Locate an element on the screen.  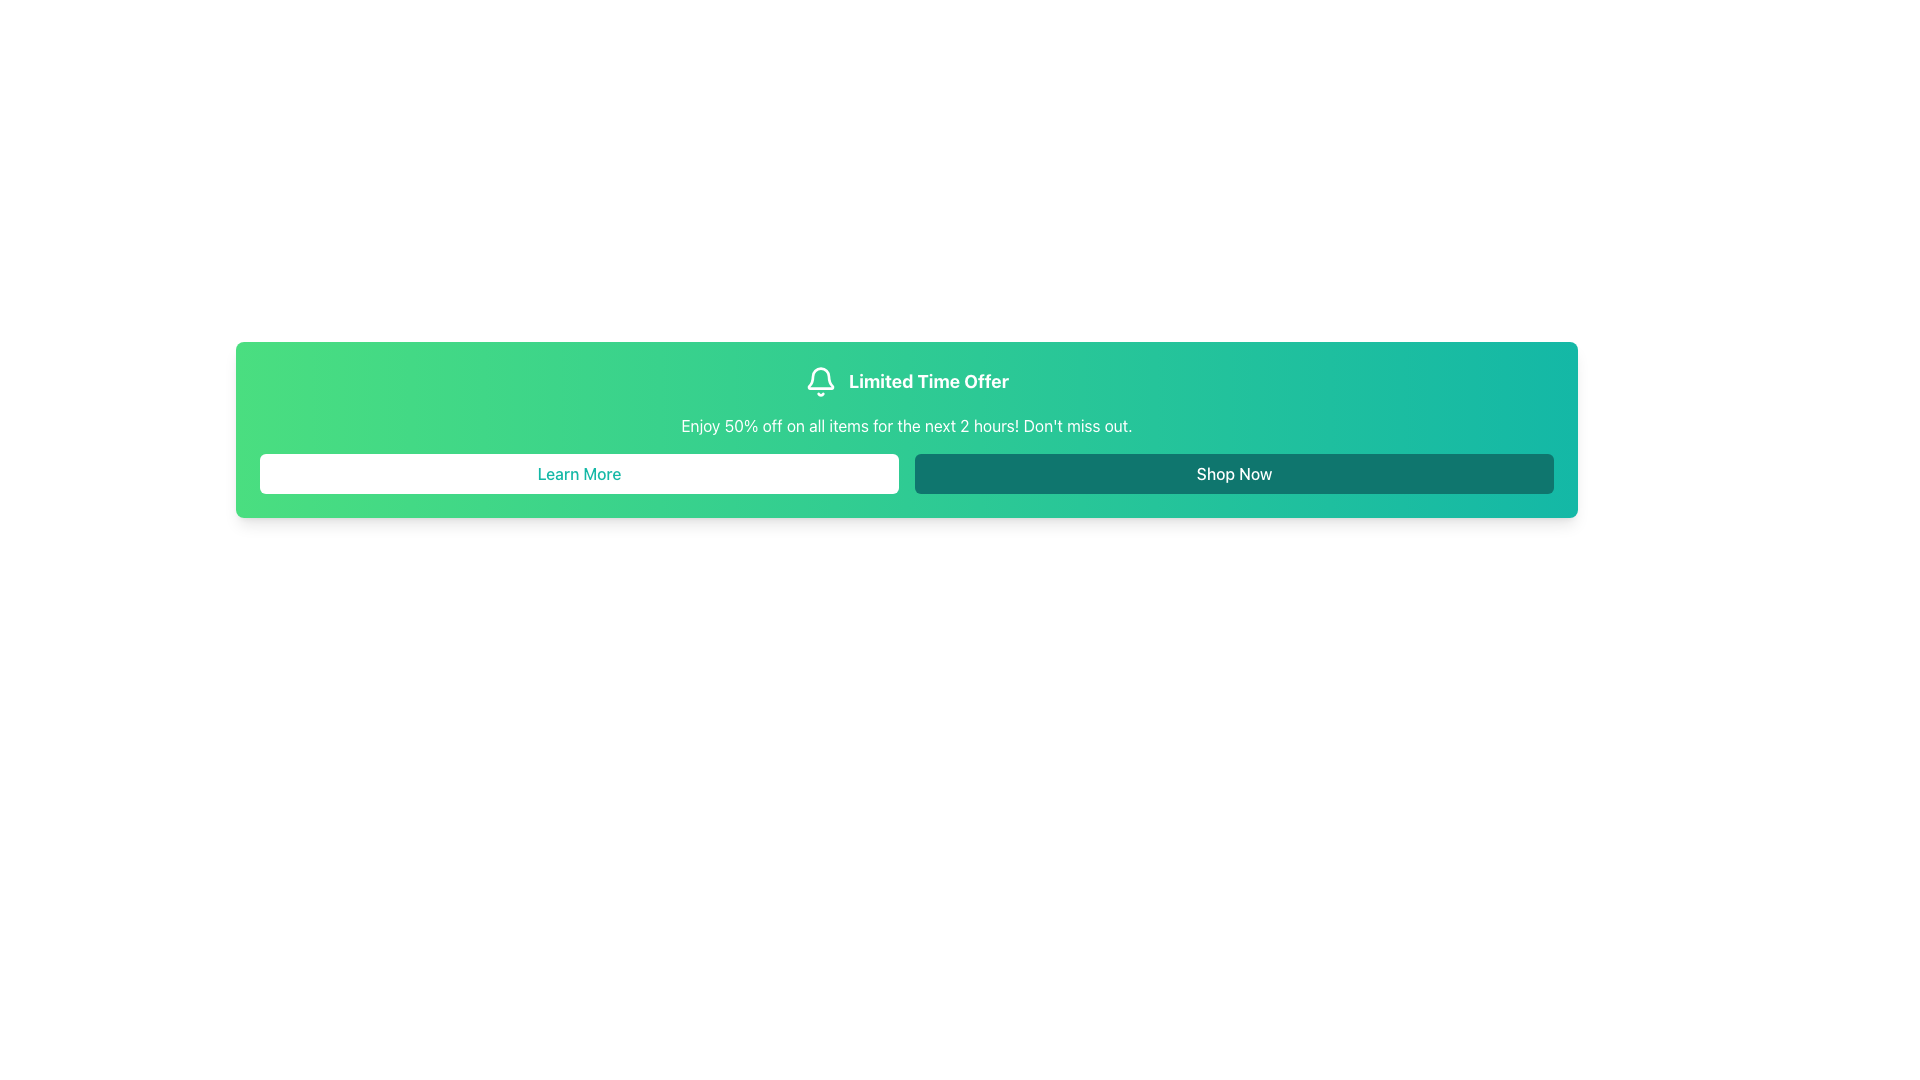
the headline text element located to the right of the bell icon is located at coordinates (928, 381).